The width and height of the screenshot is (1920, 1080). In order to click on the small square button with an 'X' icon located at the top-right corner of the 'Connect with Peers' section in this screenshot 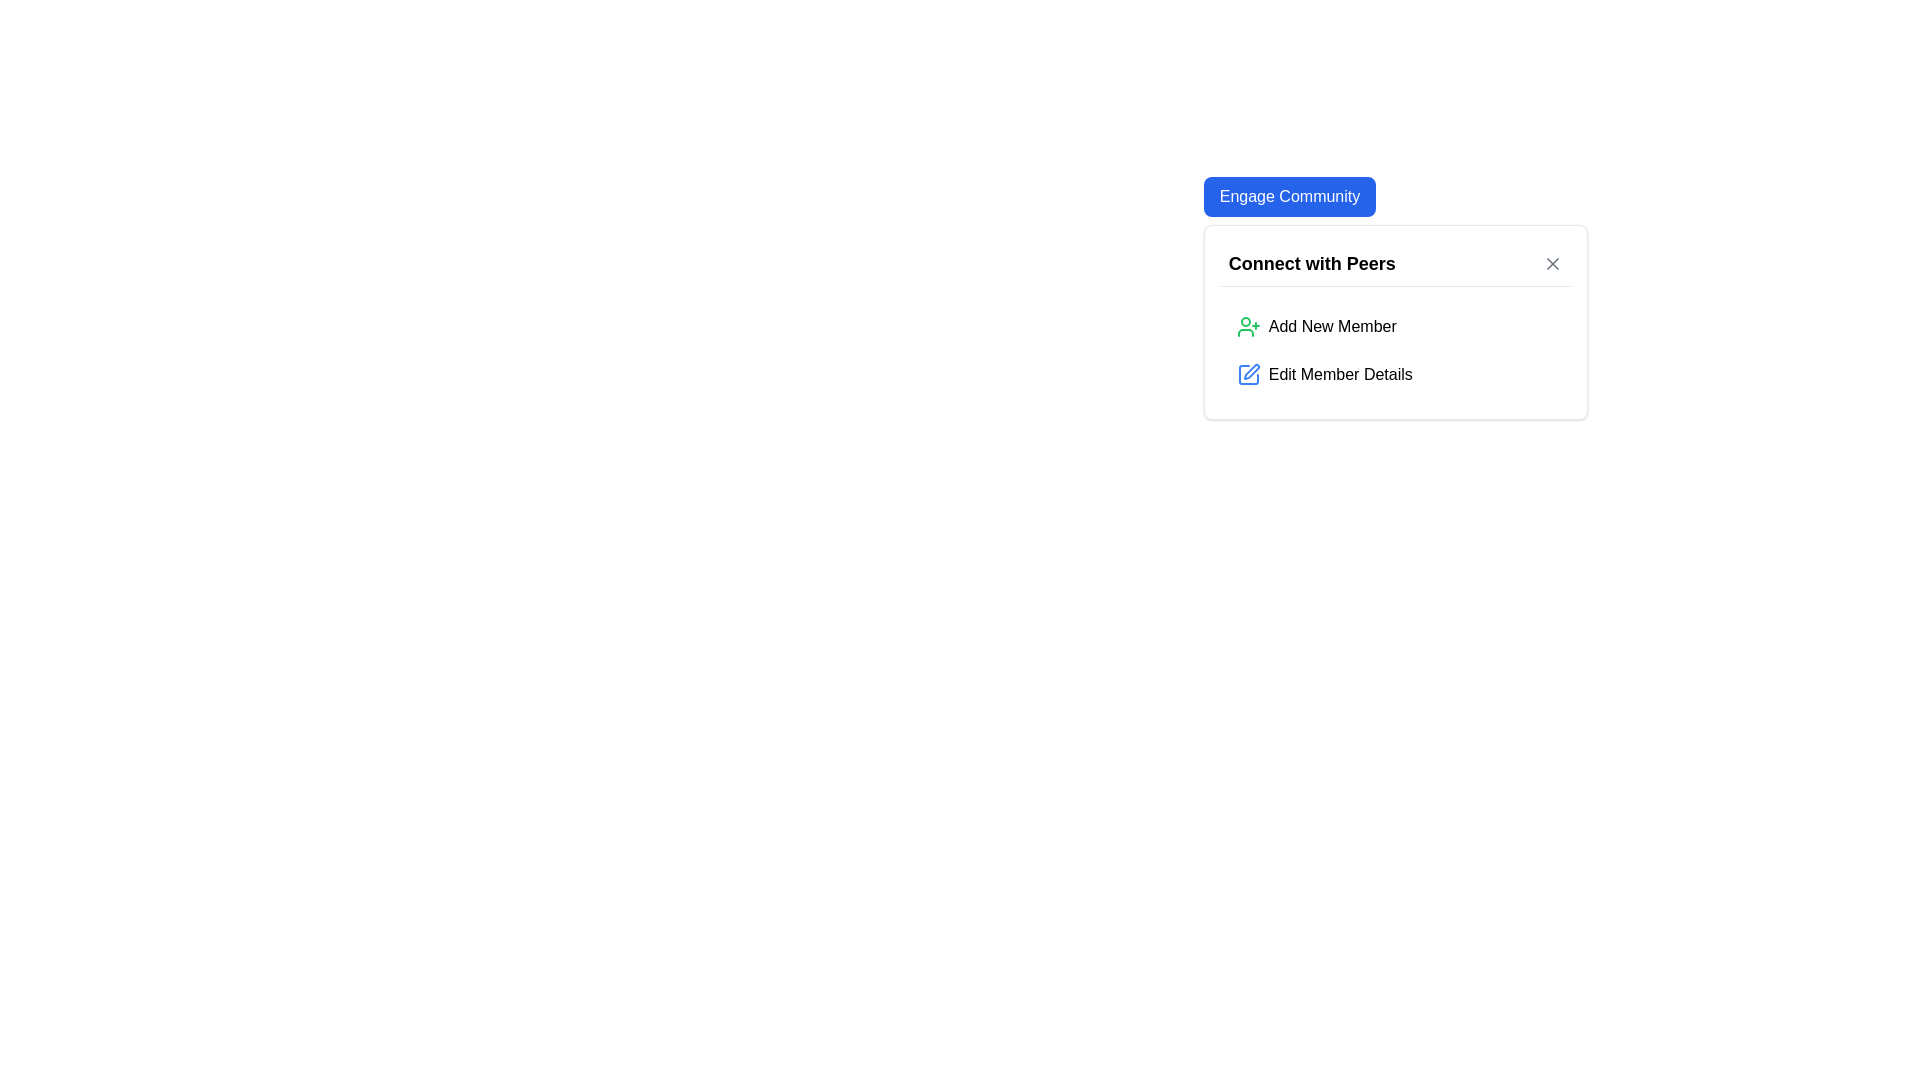, I will do `click(1551, 262)`.